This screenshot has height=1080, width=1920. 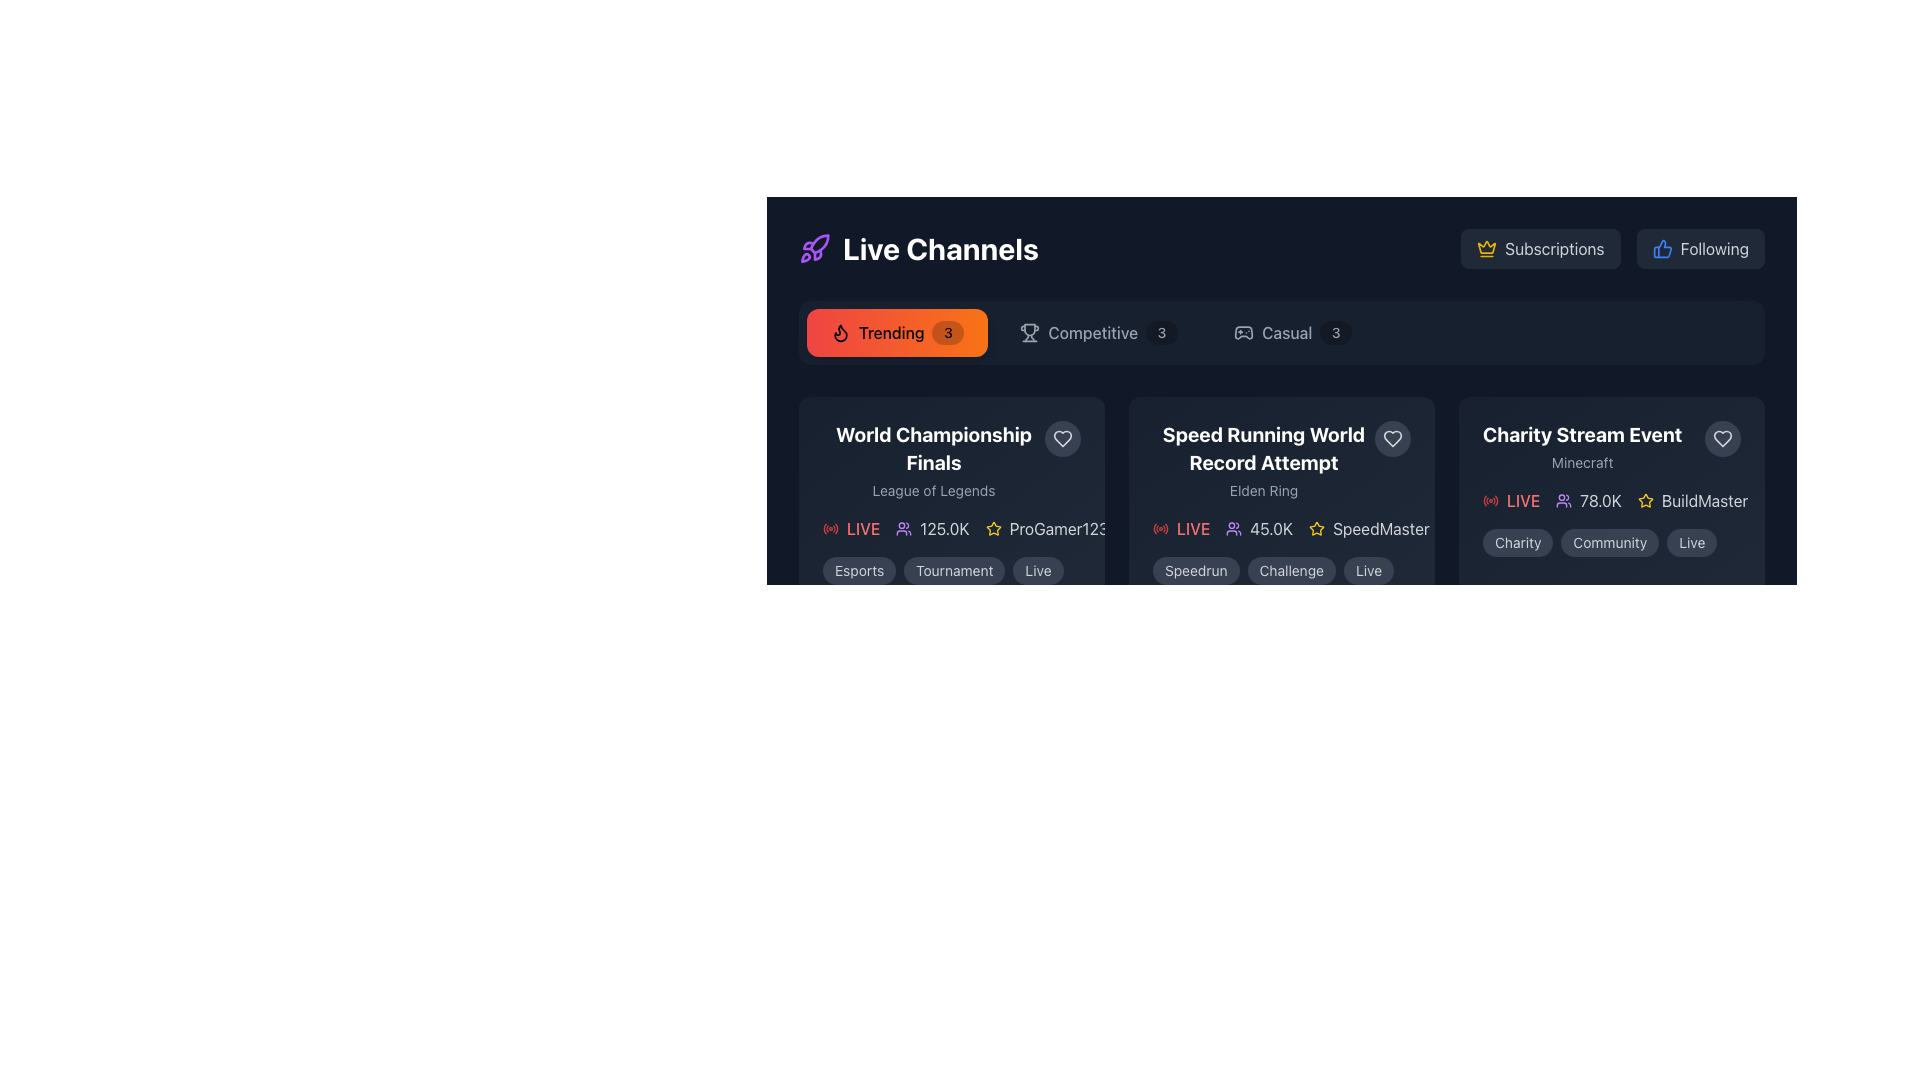 What do you see at coordinates (1193, 527) in the screenshot?
I see `the text label displaying 'LIVE' in uppercase, styled with red color and bold font, located next to a pulsating radio signal icon` at bounding box center [1193, 527].